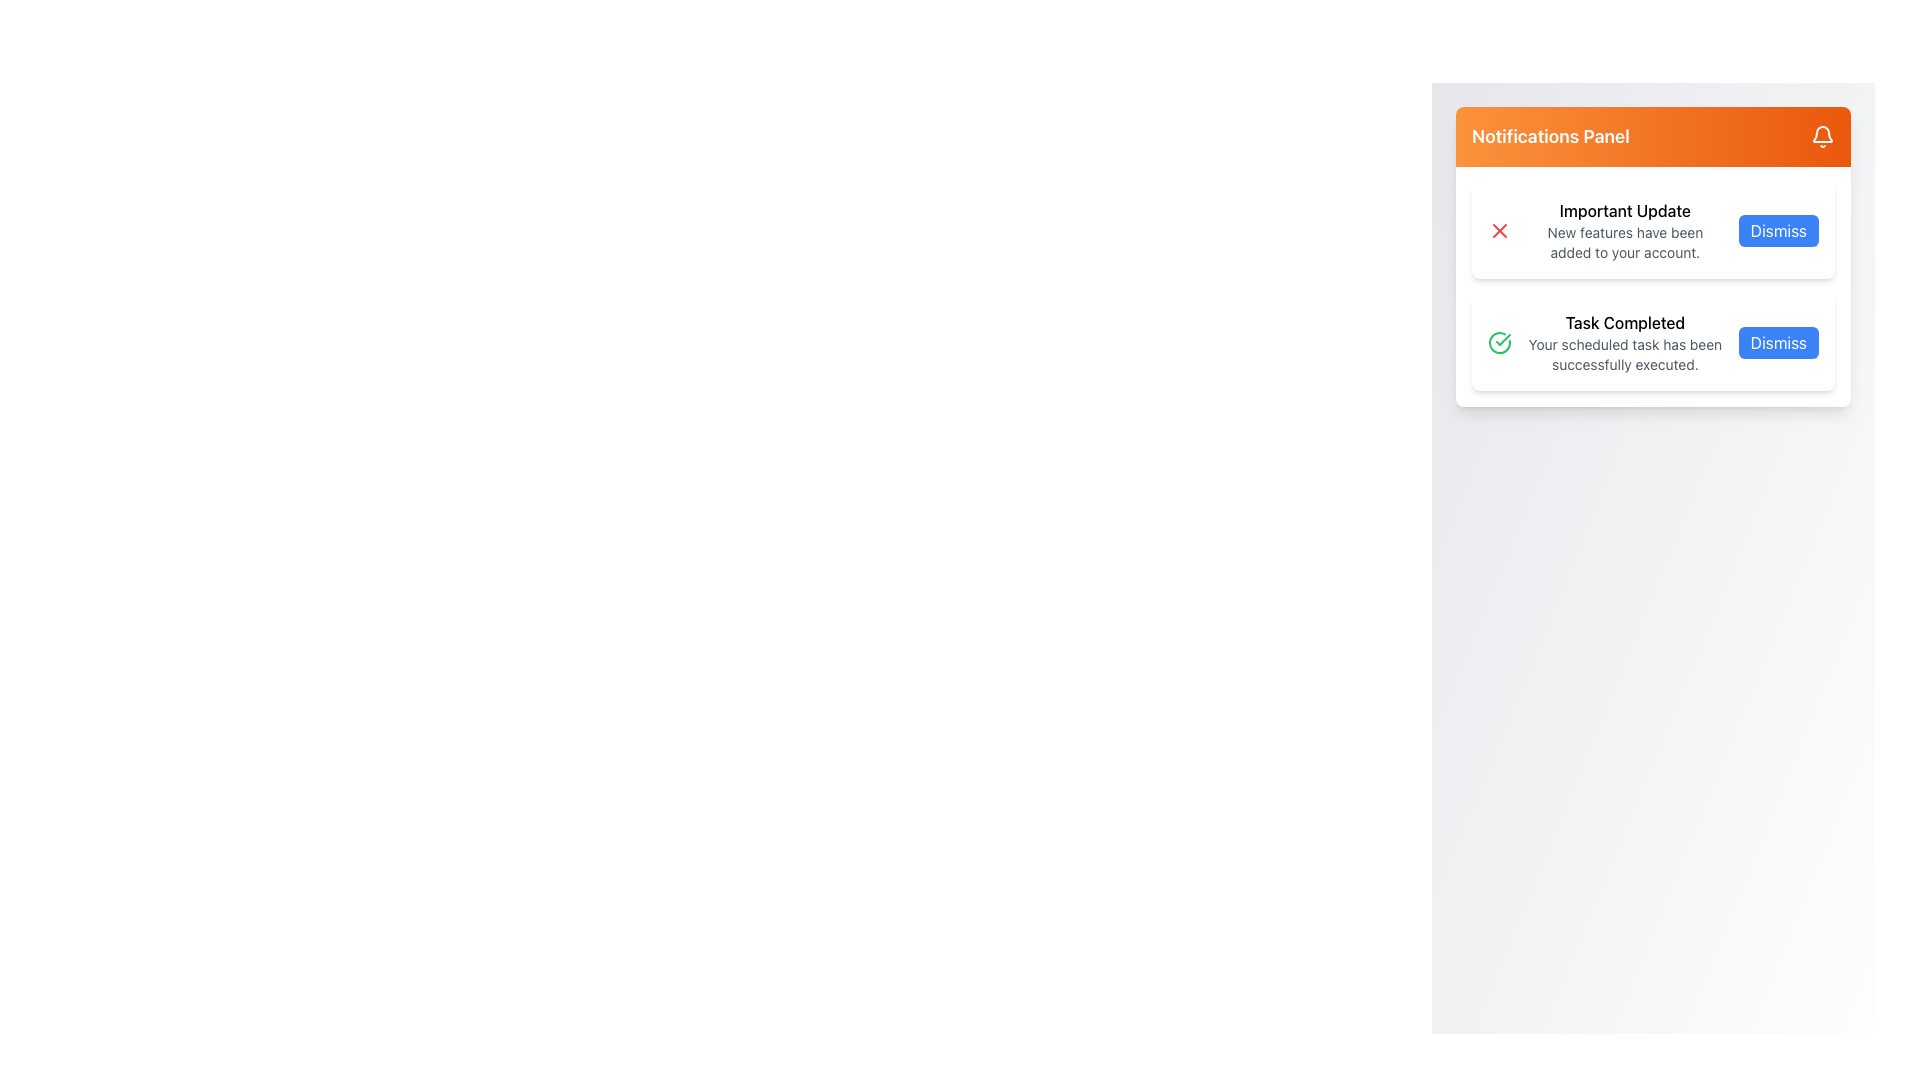 The height and width of the screenshot is (1080, 1920). I want to click on the Static Text Label displaying 'Task Completed' at the top of the notification card in the Notifications Panel, so click(1625, 322).